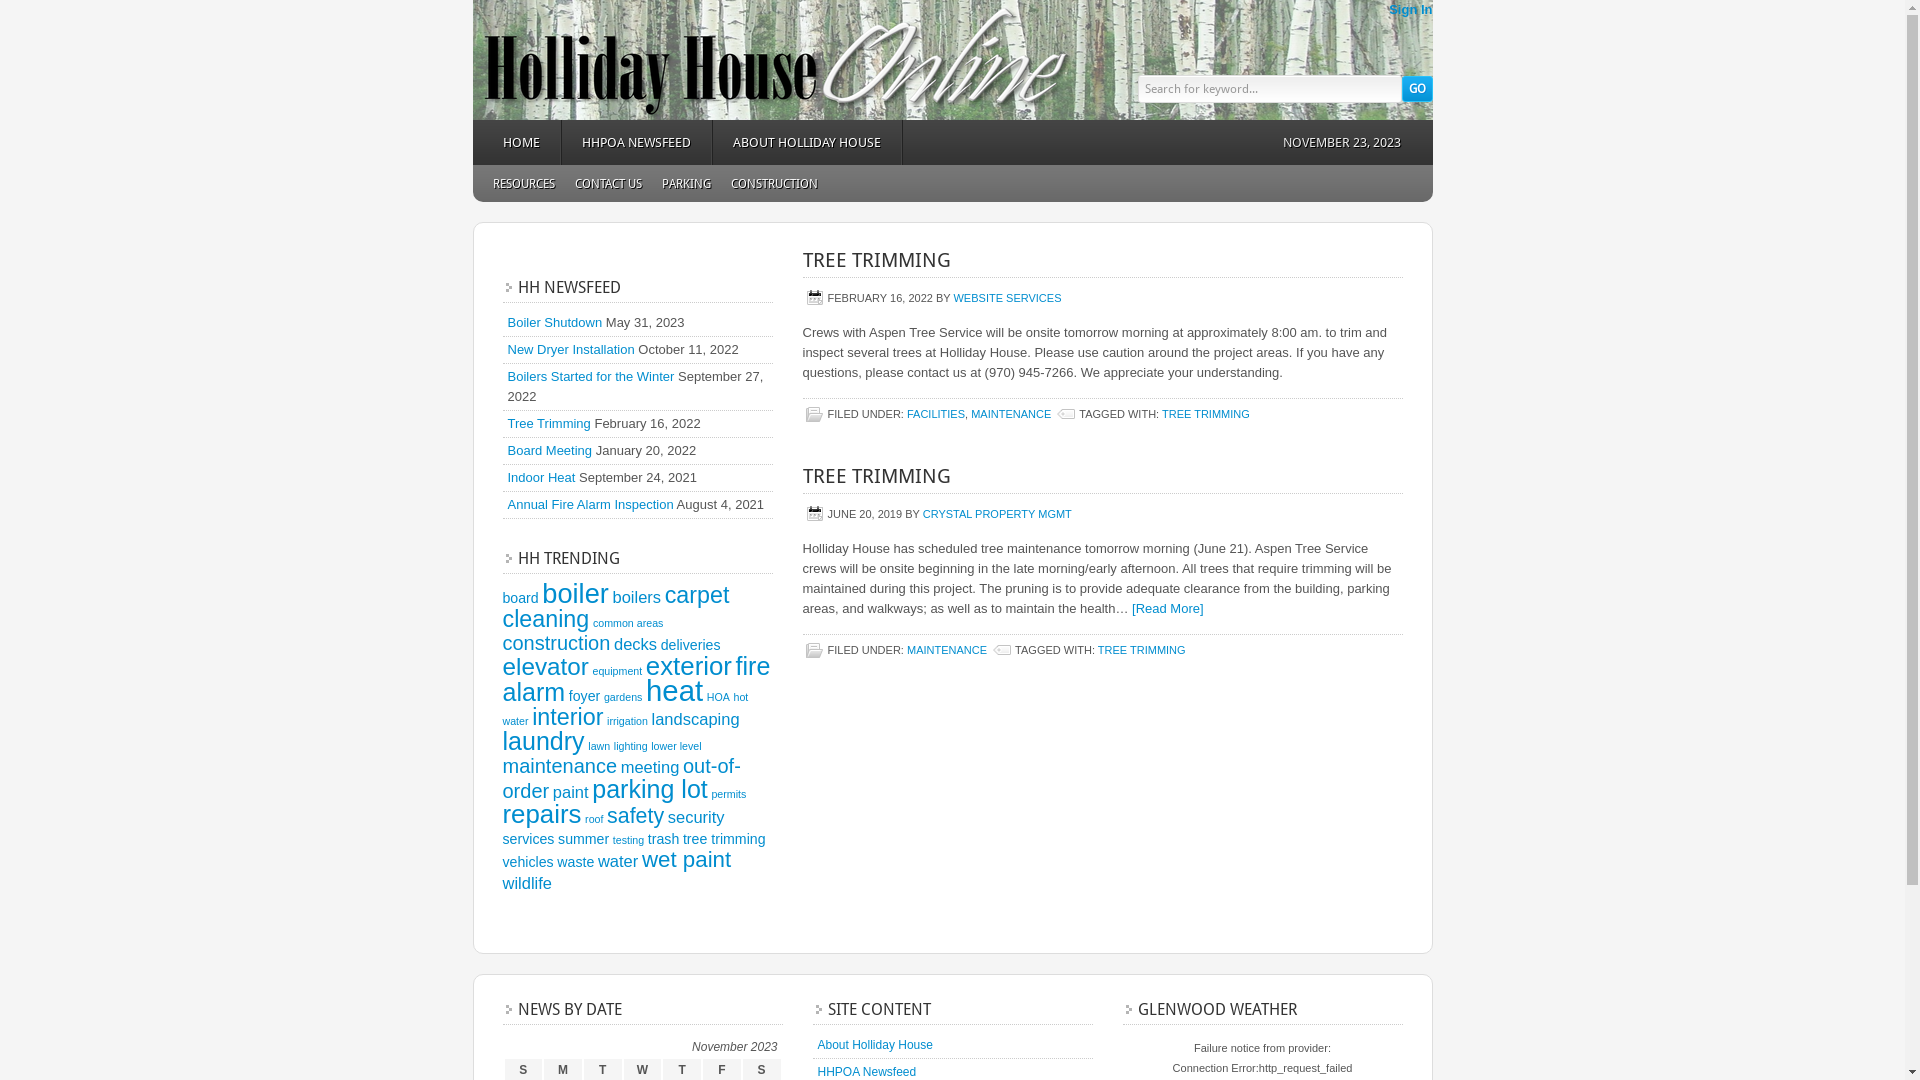  I want to click on 'Boilers Started for the Winter', so click(590, 376).